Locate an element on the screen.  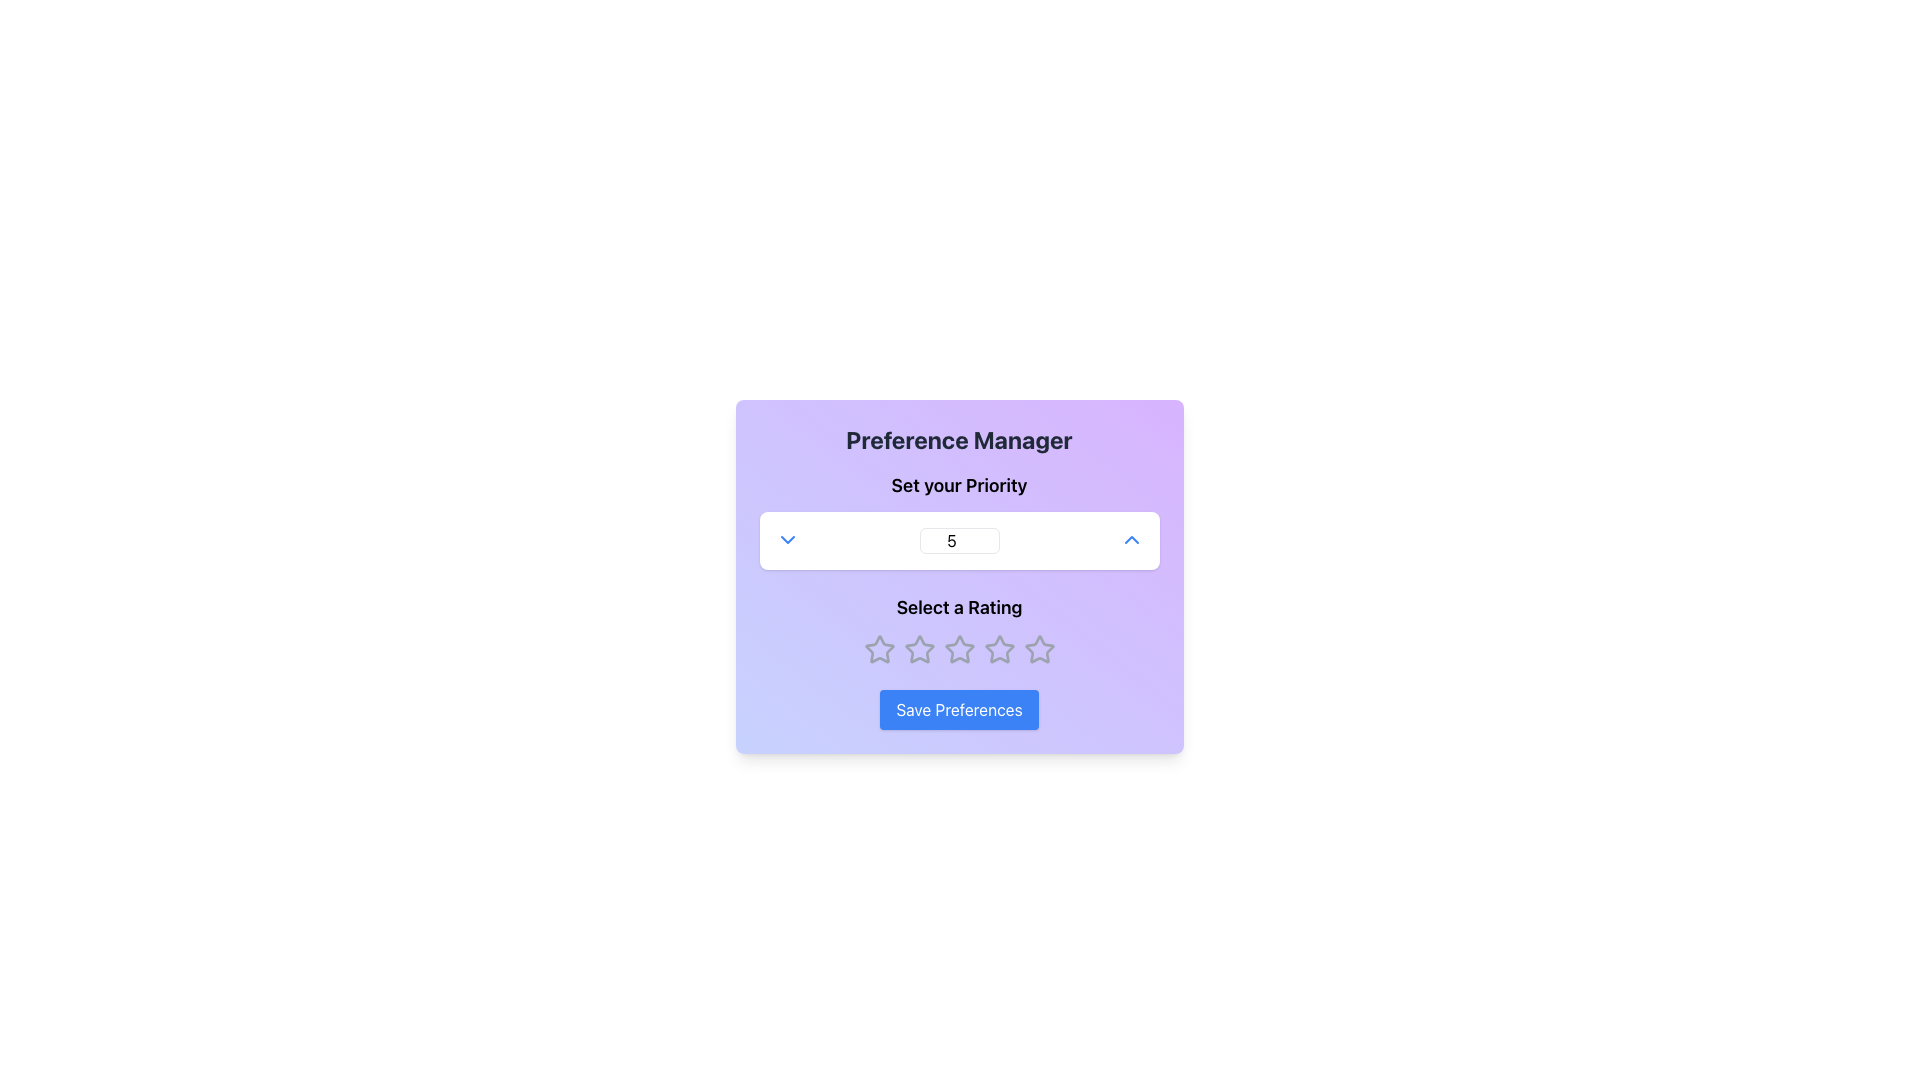
the Header that instructs the user to select a rating, positioned below the 'Set your Priority' dropdown and above the row of star icons is located at coordinates (958, 607).